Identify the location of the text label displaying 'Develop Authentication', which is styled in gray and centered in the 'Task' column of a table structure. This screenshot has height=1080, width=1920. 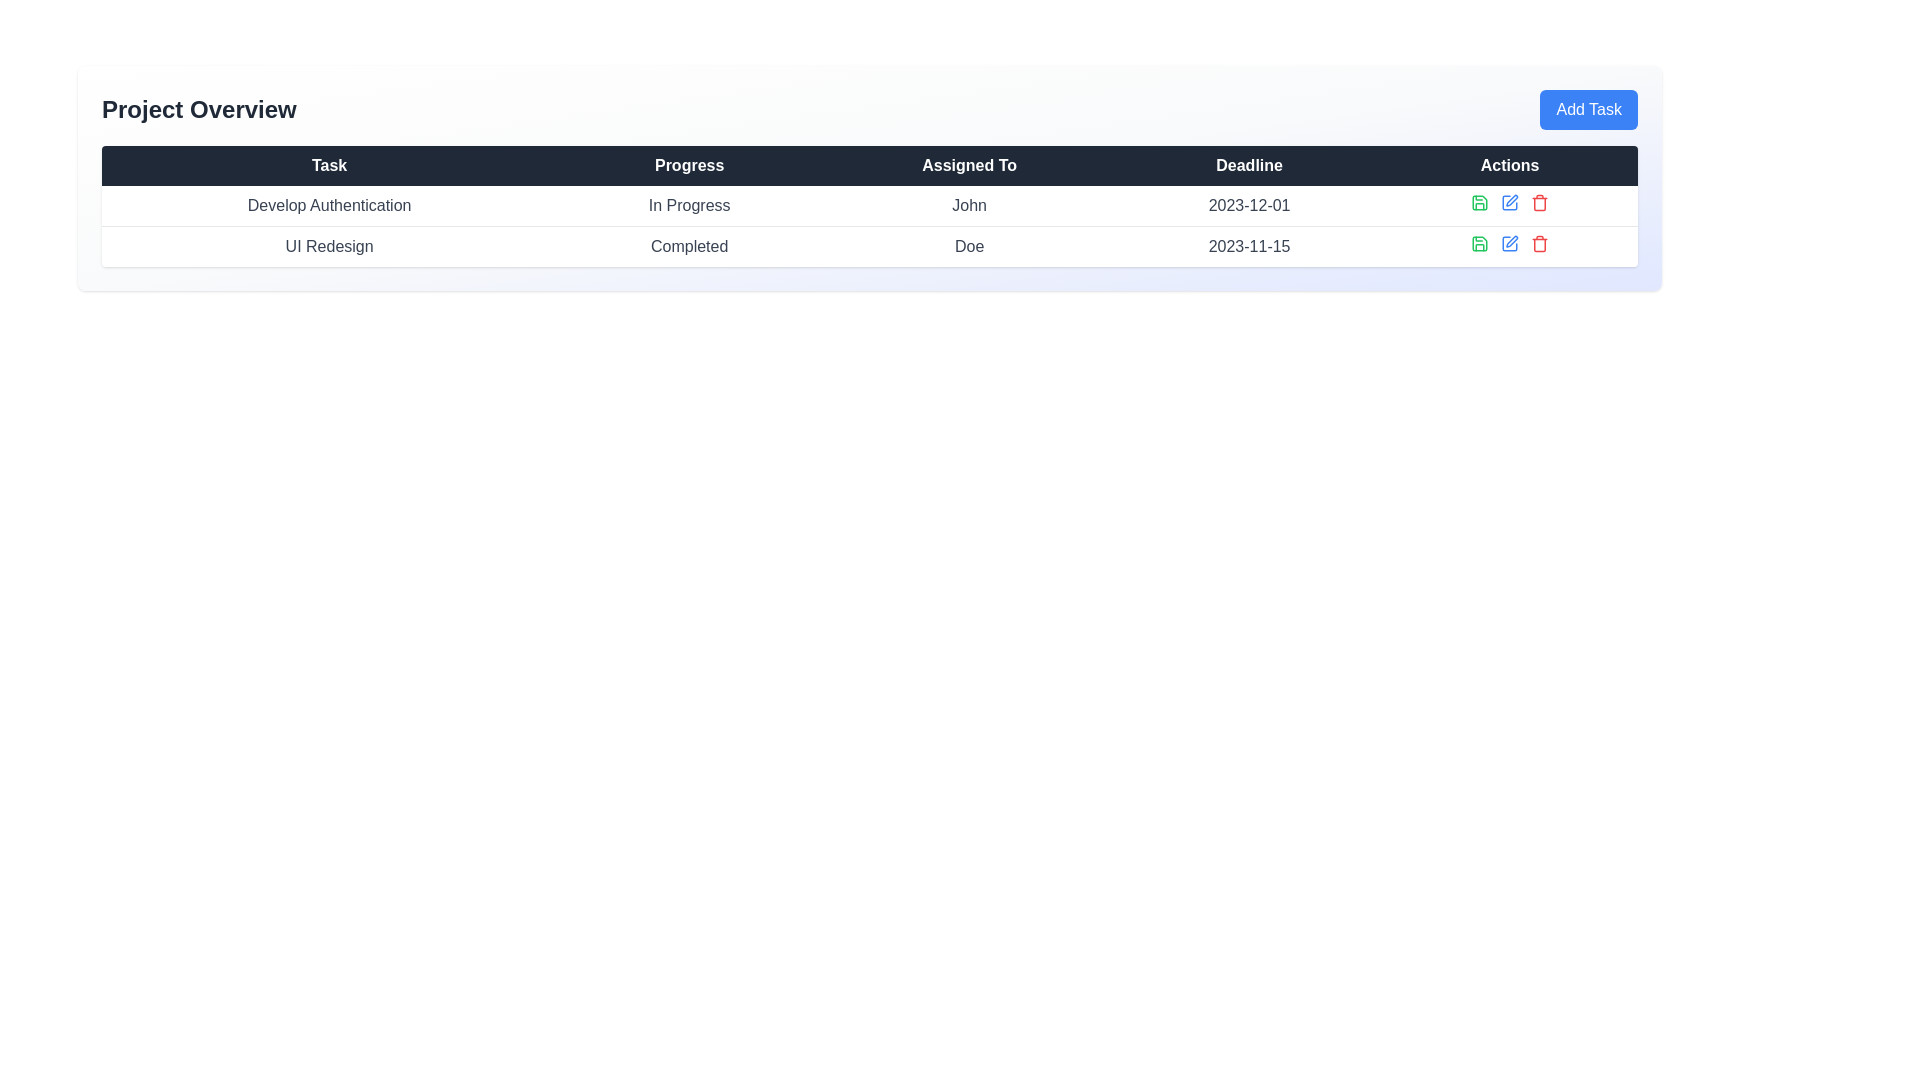
(329, 206).